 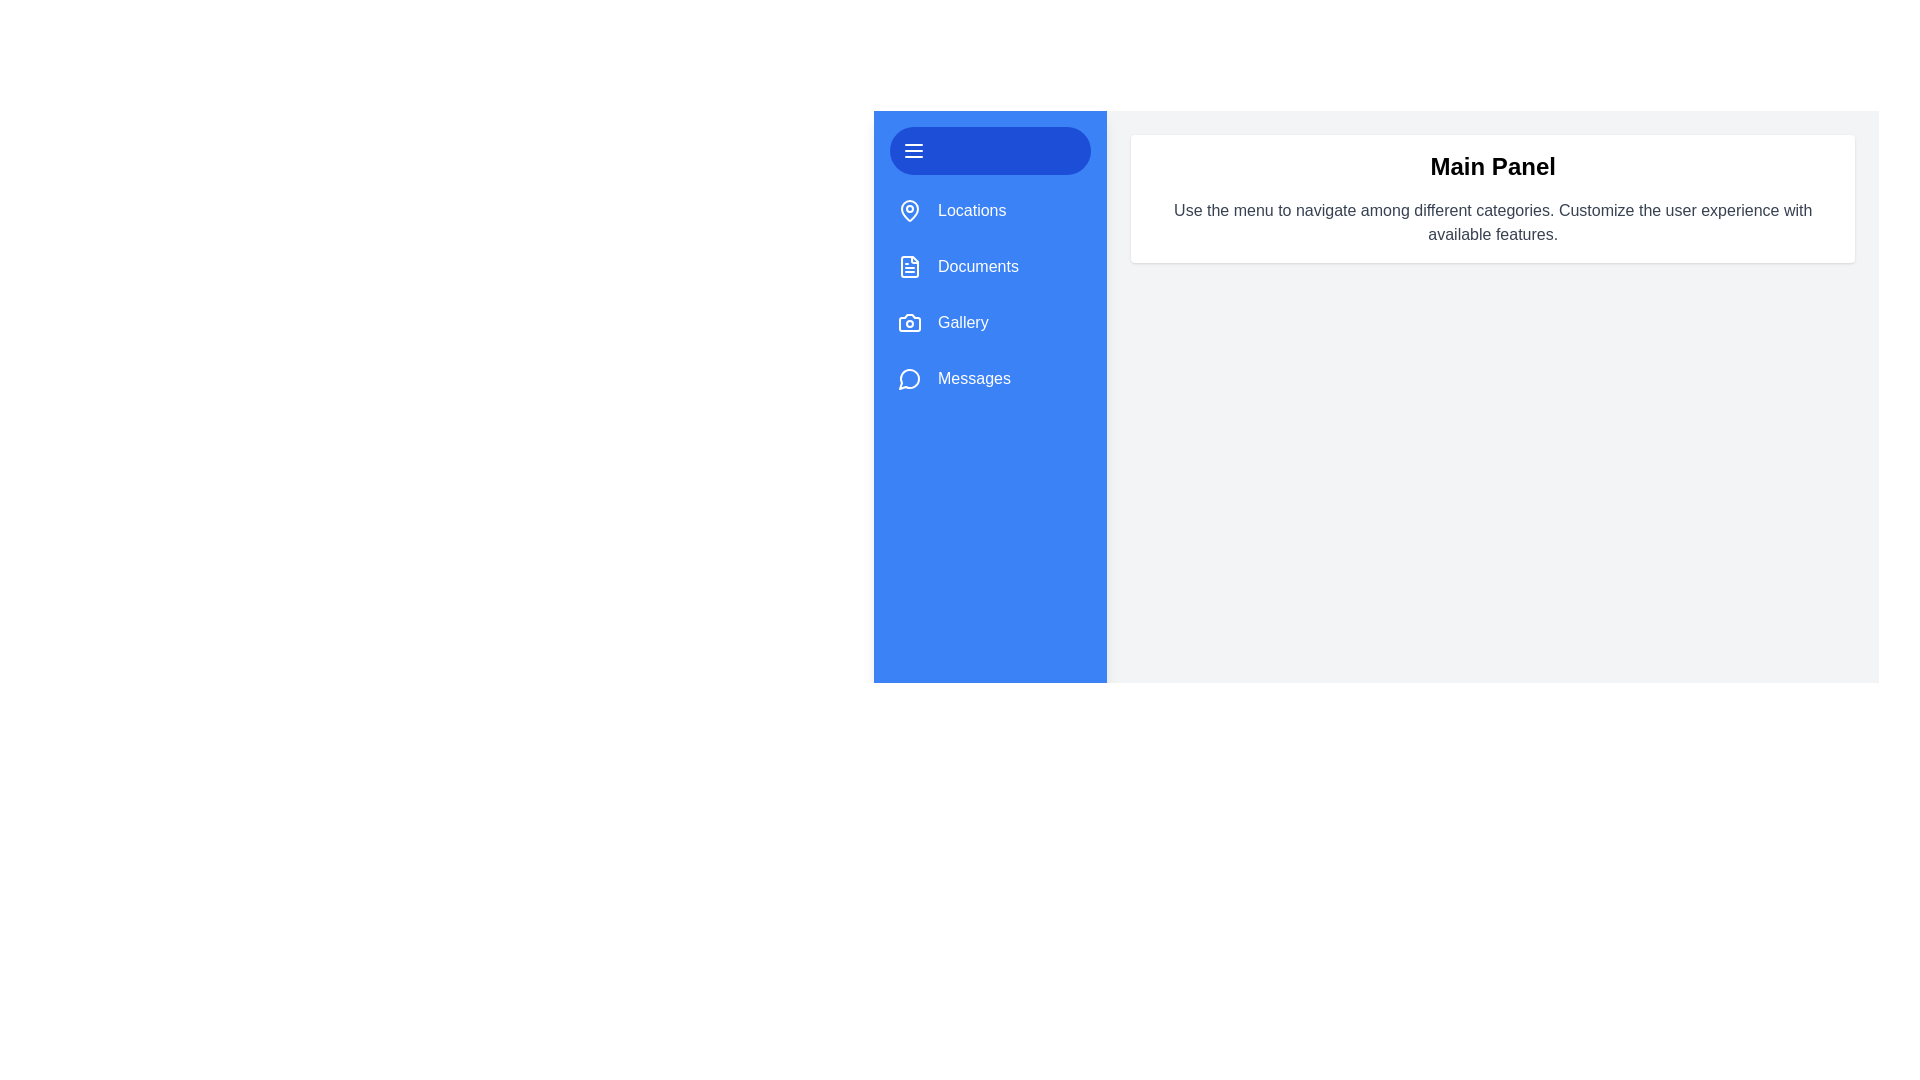 I want to click on the category item Documents to visually interact with it, so click(x=939, y=265).